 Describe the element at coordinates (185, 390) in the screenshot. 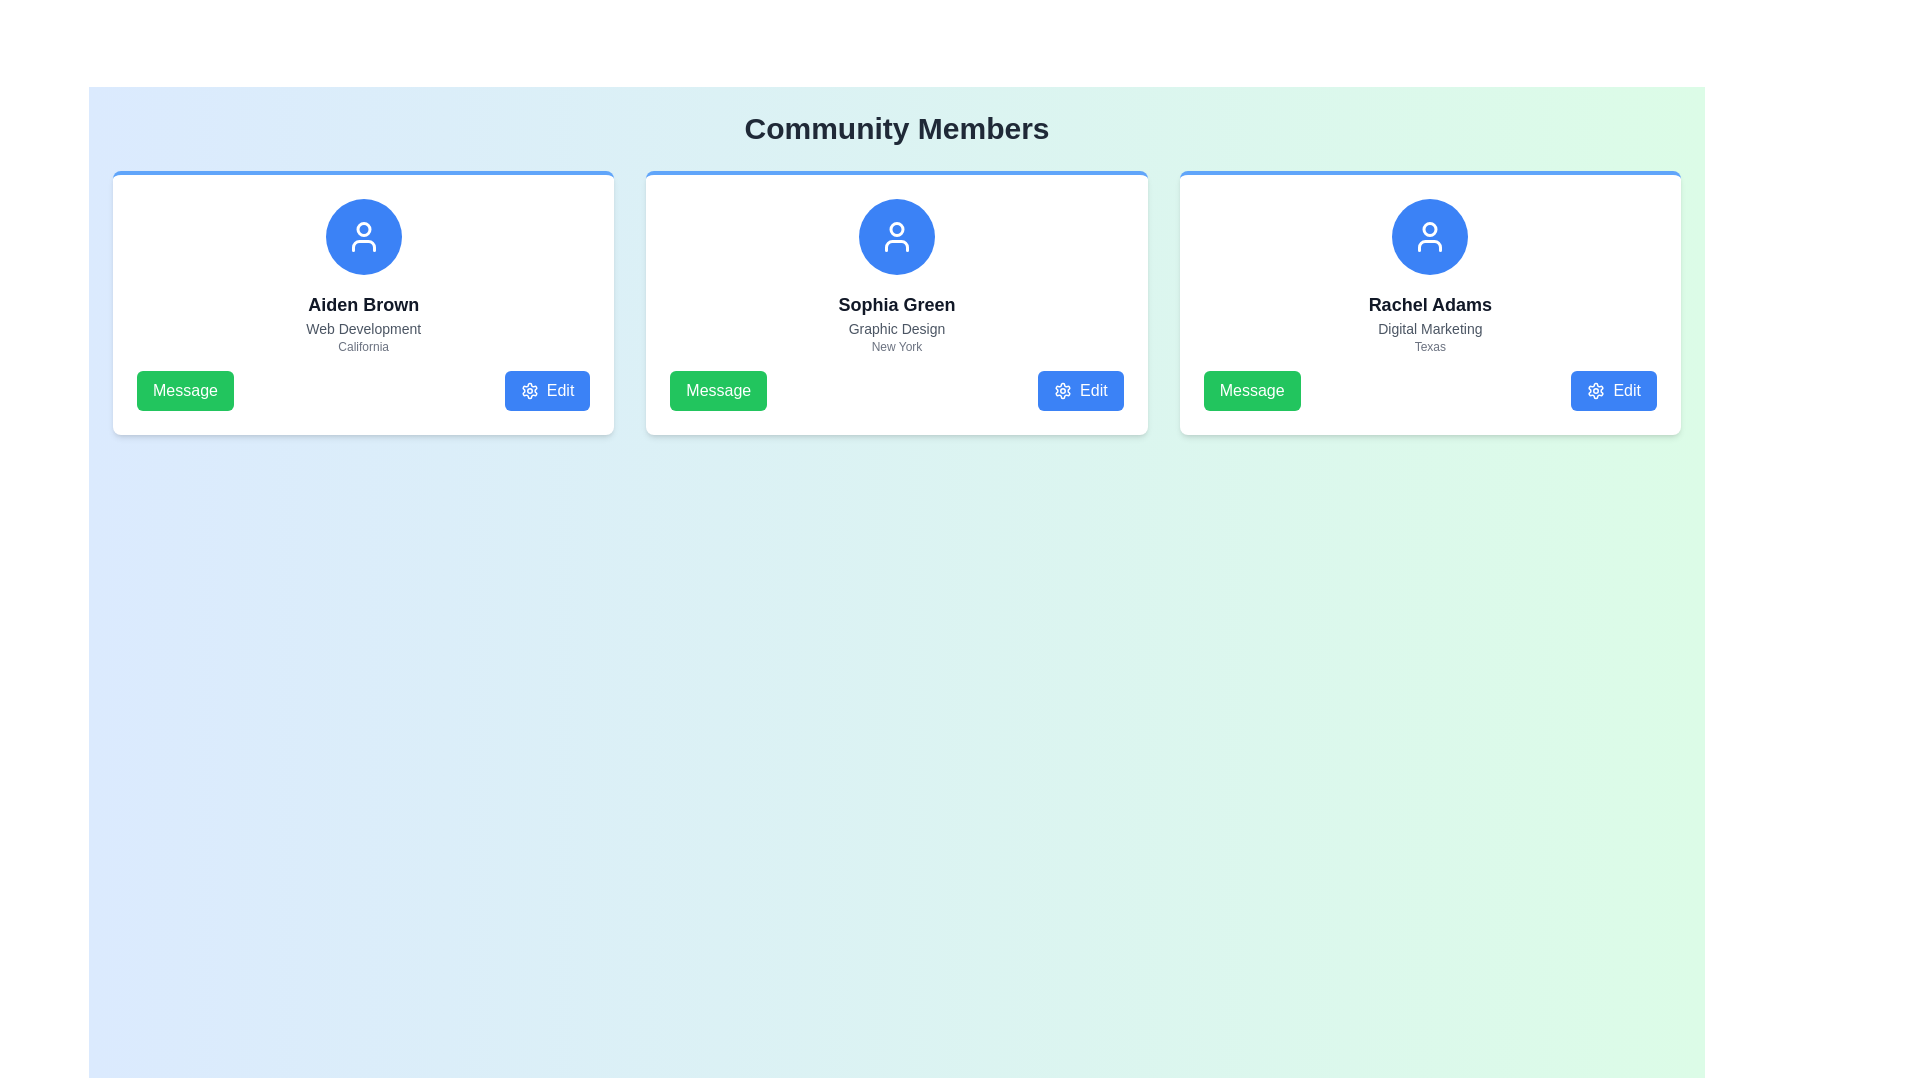

I see `the green button labeled 'Message' located at the bottom left of Aiden Brown's card in the Community Members section to activate its hover effect` at that location.